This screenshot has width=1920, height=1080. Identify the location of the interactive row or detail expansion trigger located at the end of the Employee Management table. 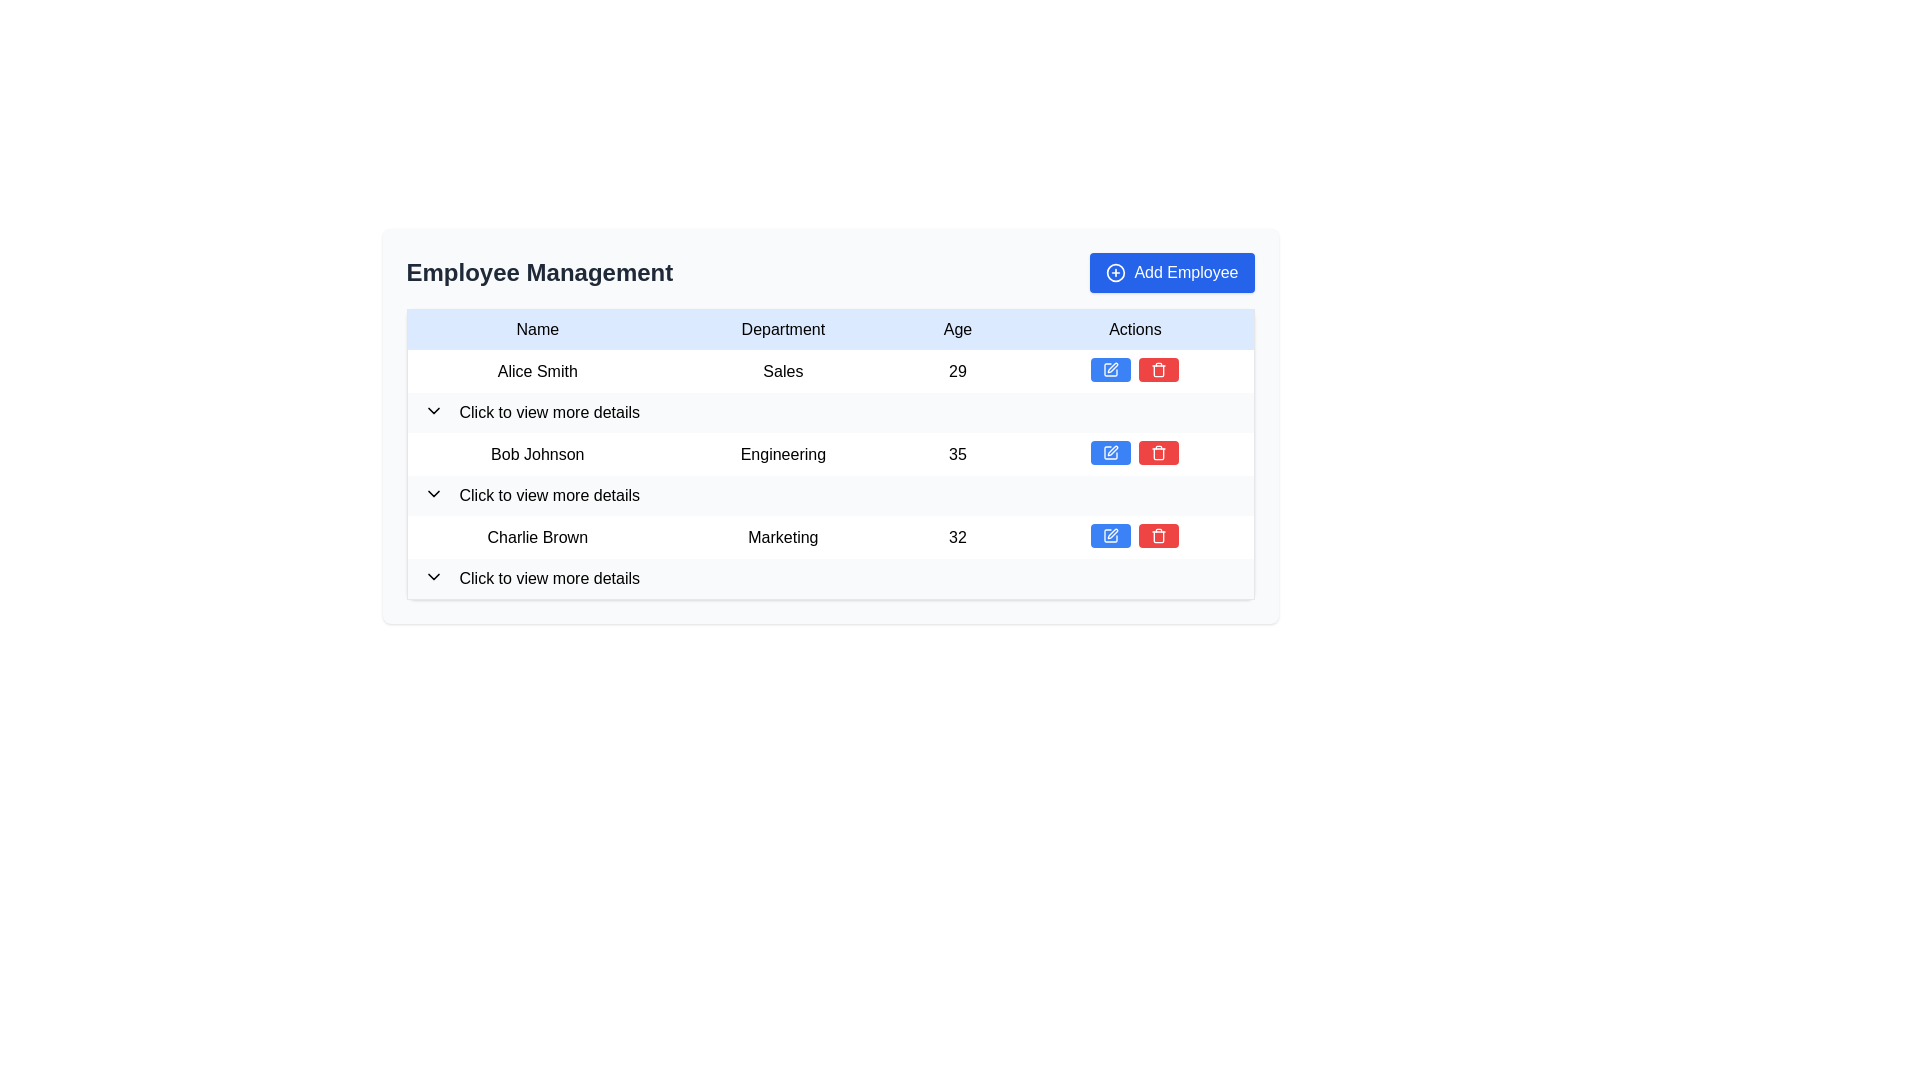
(830, 579).